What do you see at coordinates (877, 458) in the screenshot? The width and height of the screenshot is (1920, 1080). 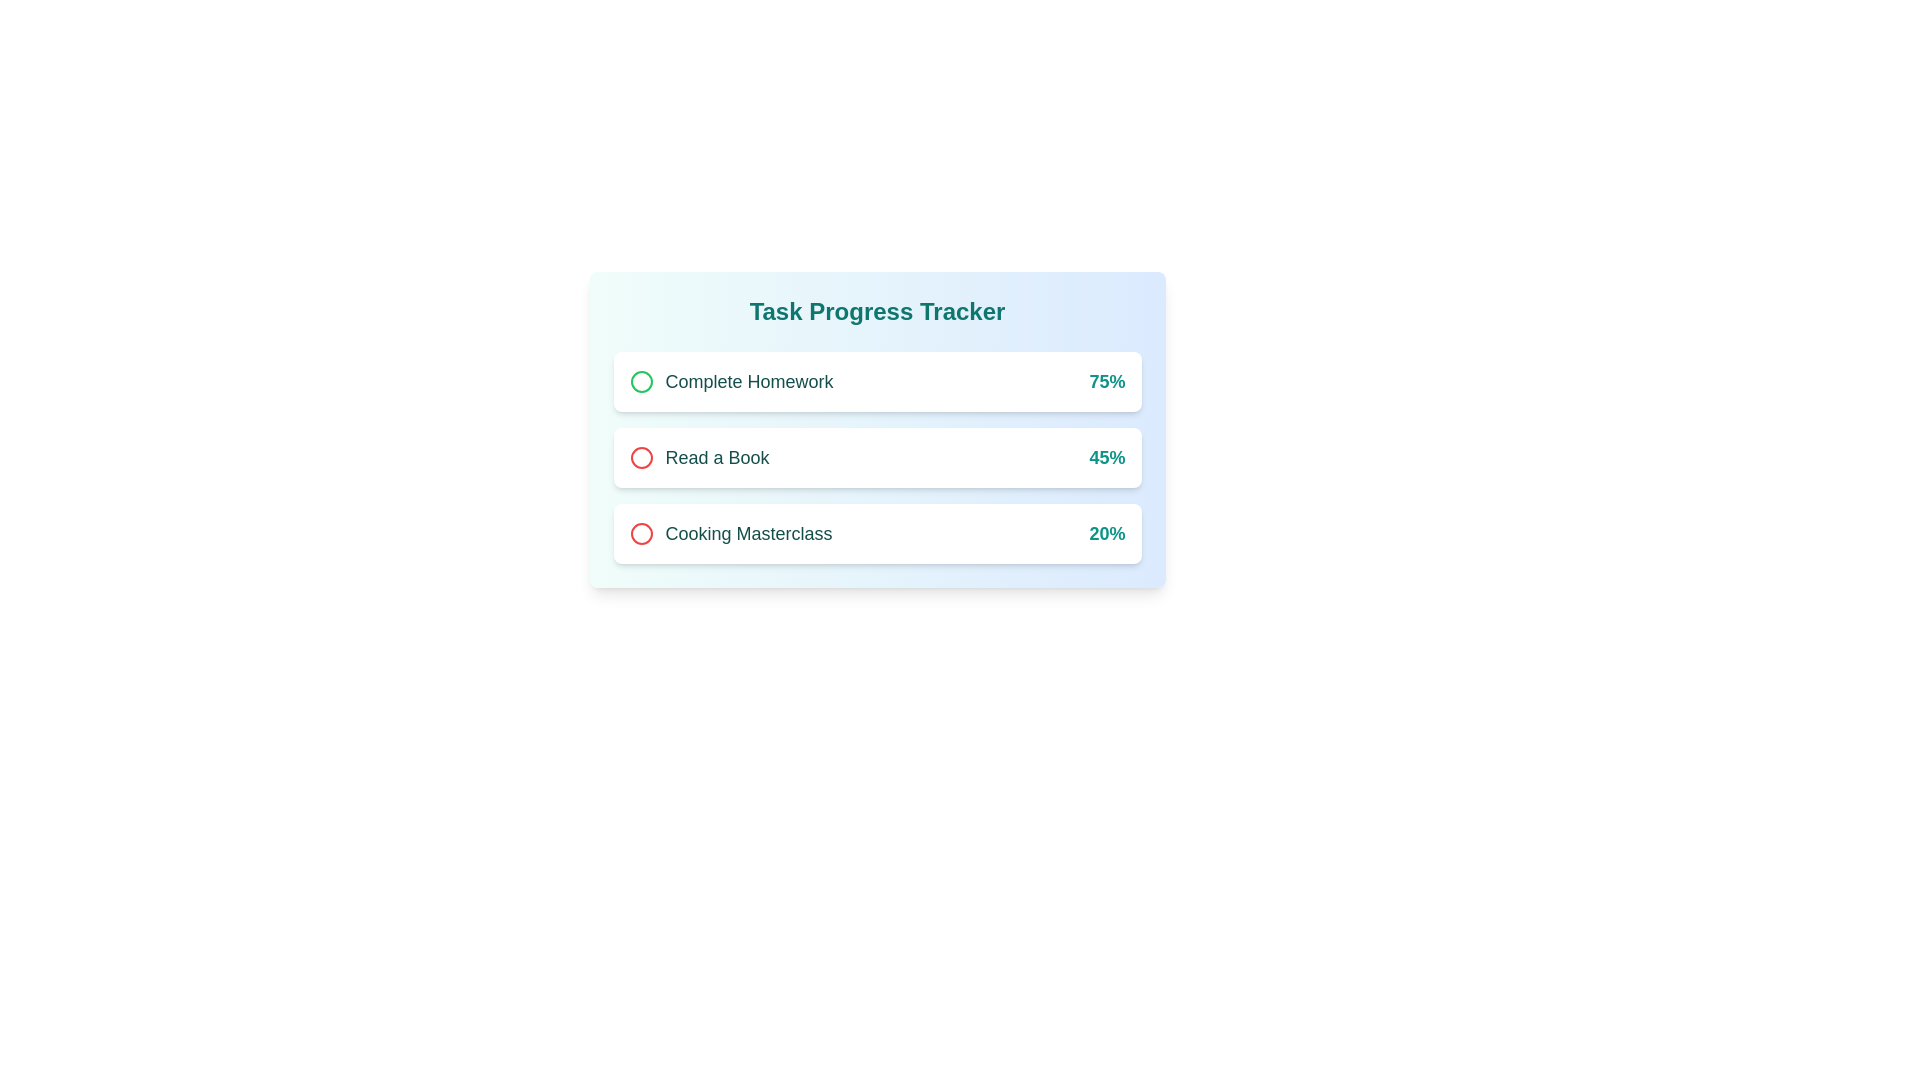 I see `the 'Read a Book' card, which is the second card in the 'Task Progress Tracker' section` at bounding box center [877, 458].